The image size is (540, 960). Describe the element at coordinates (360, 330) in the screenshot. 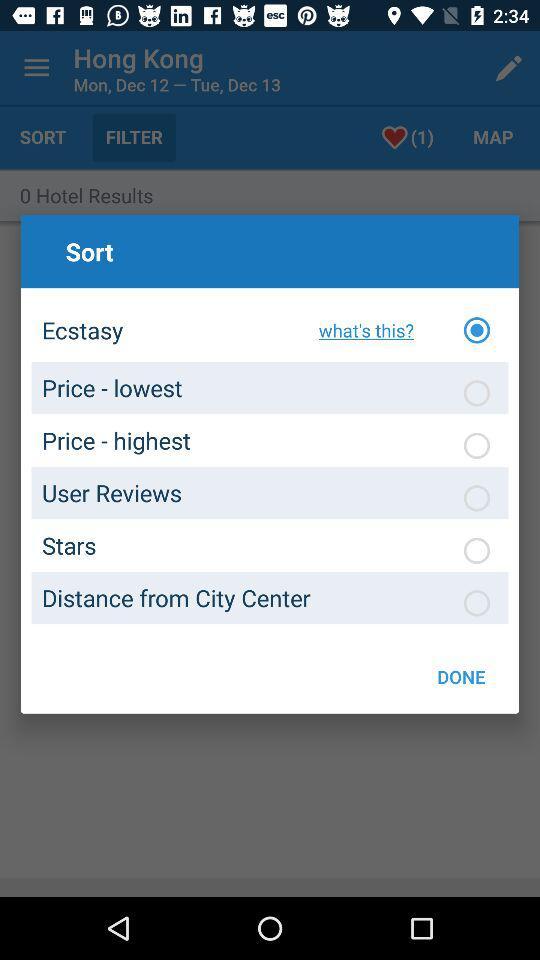

I see `the icon next to ecstasy` at that location.